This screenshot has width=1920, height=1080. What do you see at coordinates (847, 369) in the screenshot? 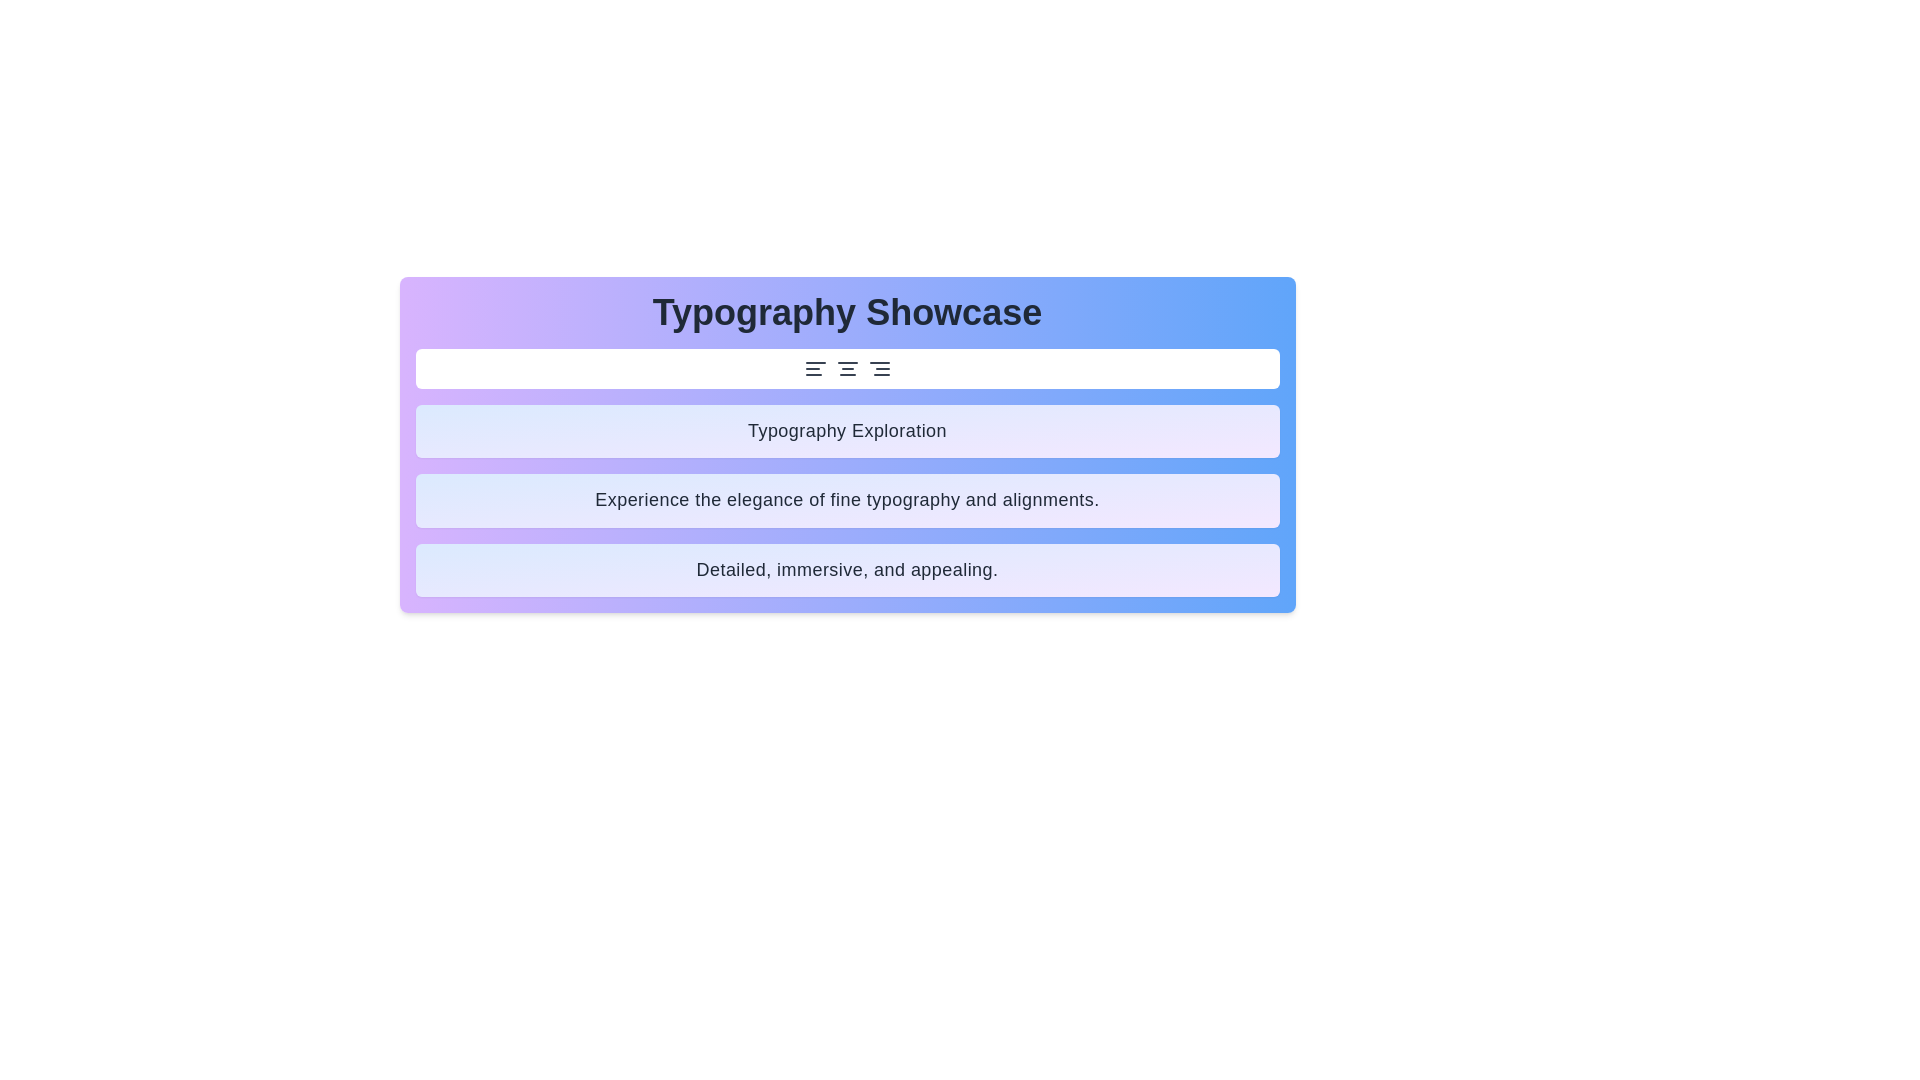
I see `the centered alignment button located in the middle of three alignment icons` at bounding box center [847, 369].